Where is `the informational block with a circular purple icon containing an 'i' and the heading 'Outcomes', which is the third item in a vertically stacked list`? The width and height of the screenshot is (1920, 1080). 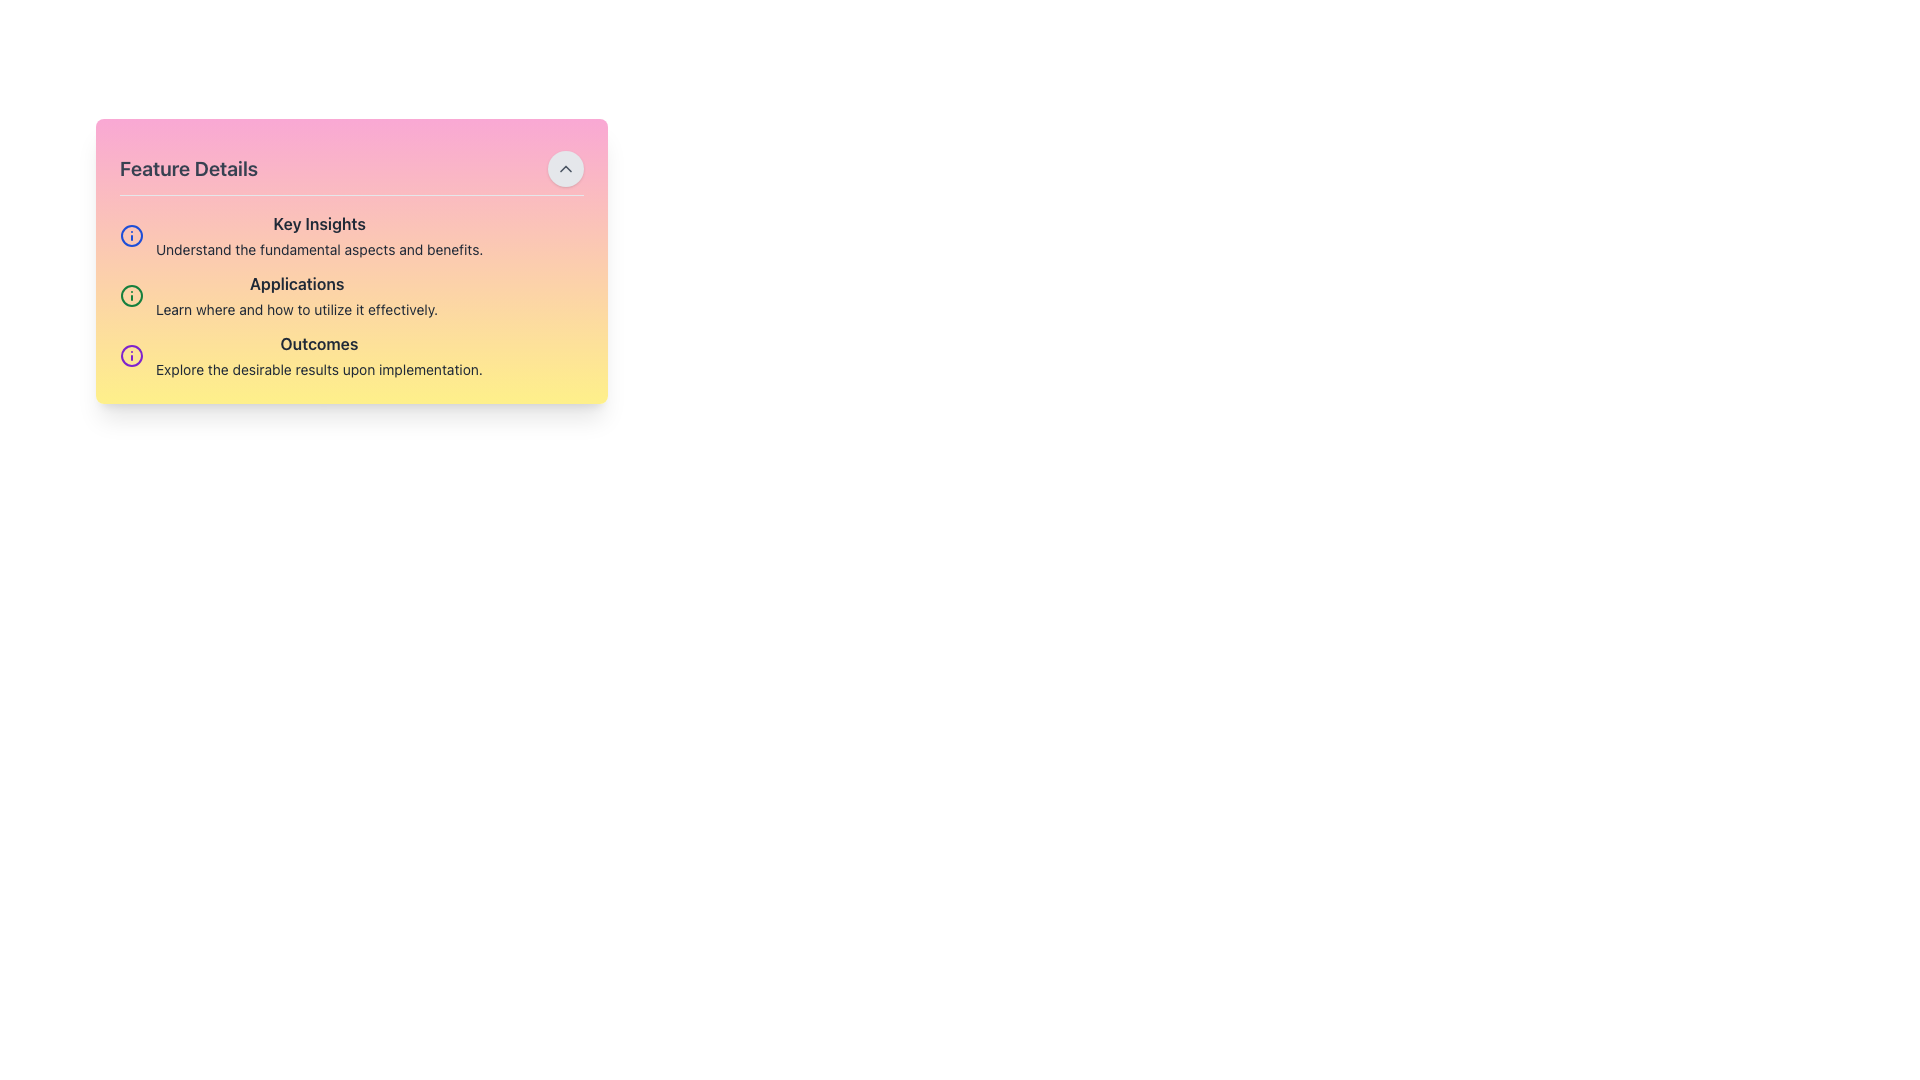
the informational block with a circular purple icon containing an 'i' and the heading 'Outcomes', which is the third item in a vertically stacked list is located at coordinates (351, 354).